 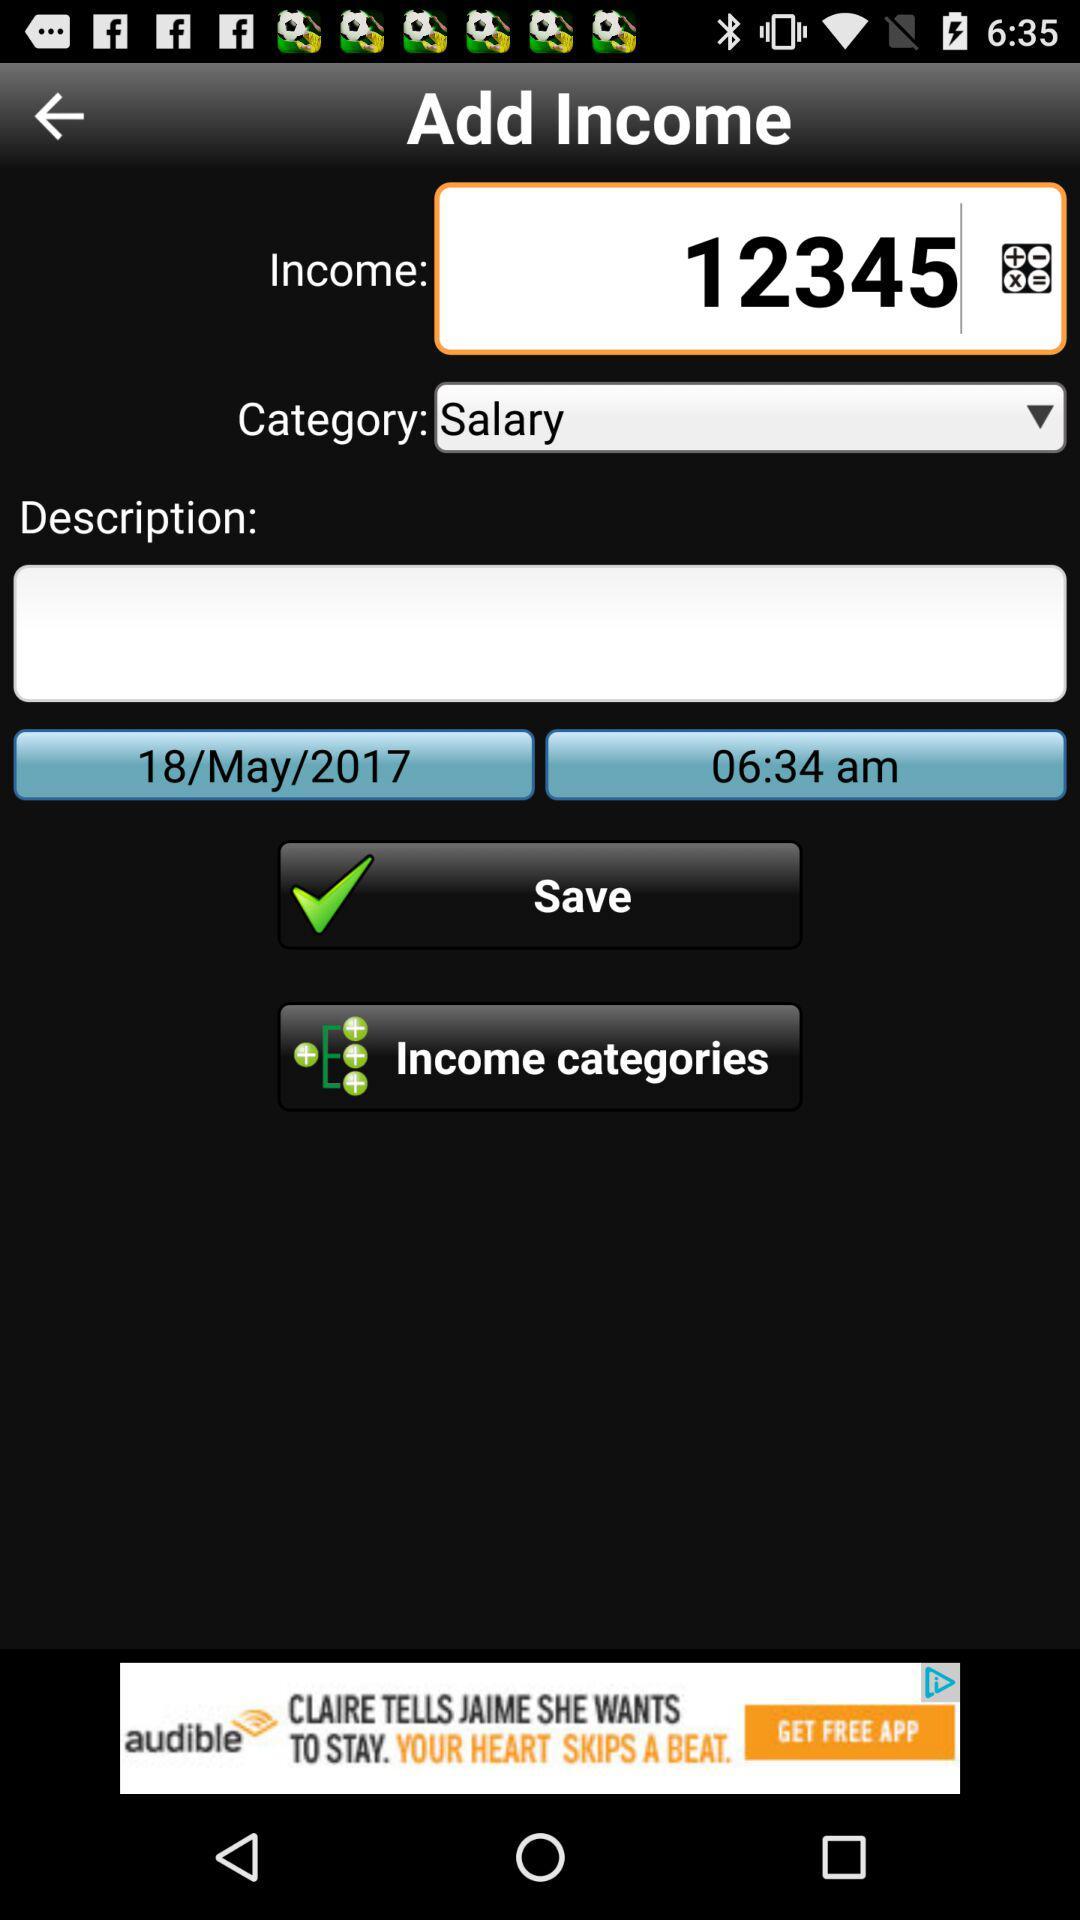 What do you see at coordinates (1026, 267) in the screenshot?
I see `calculate` at bounding box center [1026, 267].